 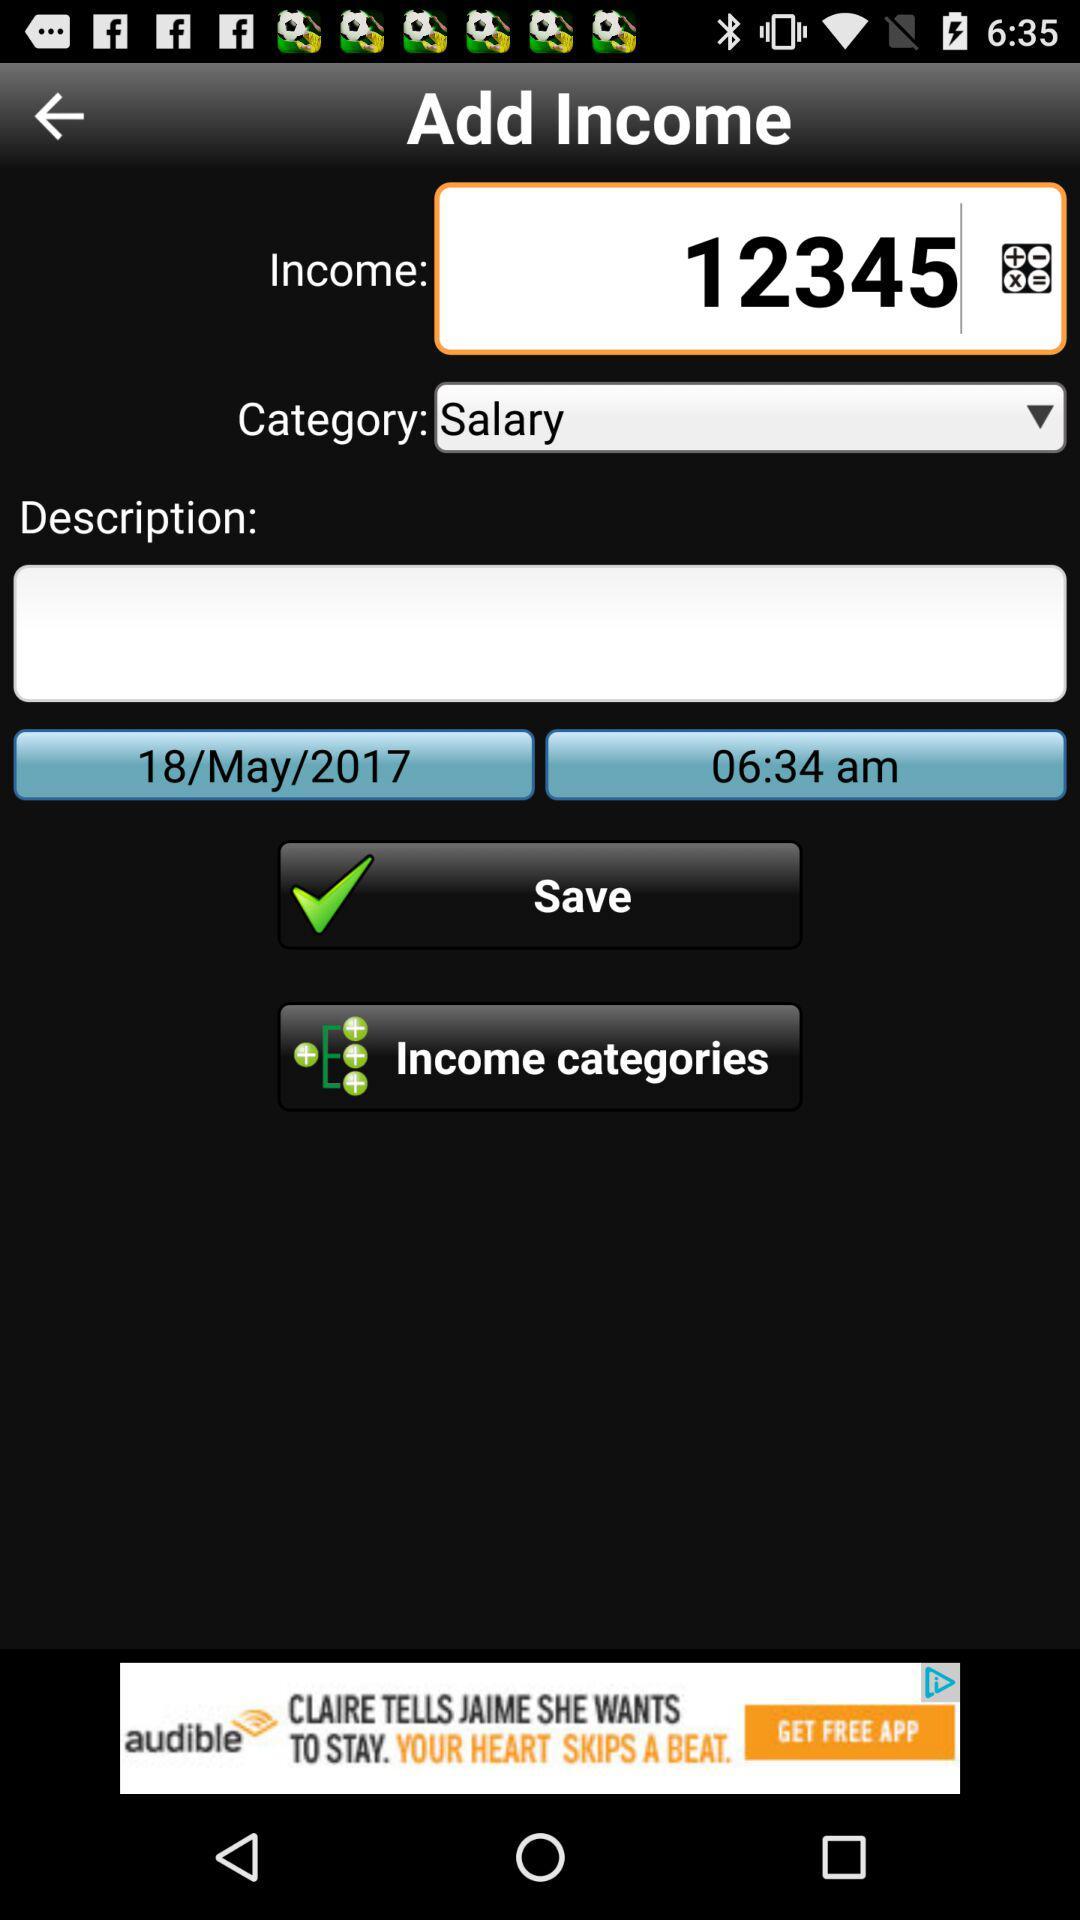 What do you see at coordinates (1026, 267) in the screenshot?
I see `calculate` at bounding box center [1026, 267].